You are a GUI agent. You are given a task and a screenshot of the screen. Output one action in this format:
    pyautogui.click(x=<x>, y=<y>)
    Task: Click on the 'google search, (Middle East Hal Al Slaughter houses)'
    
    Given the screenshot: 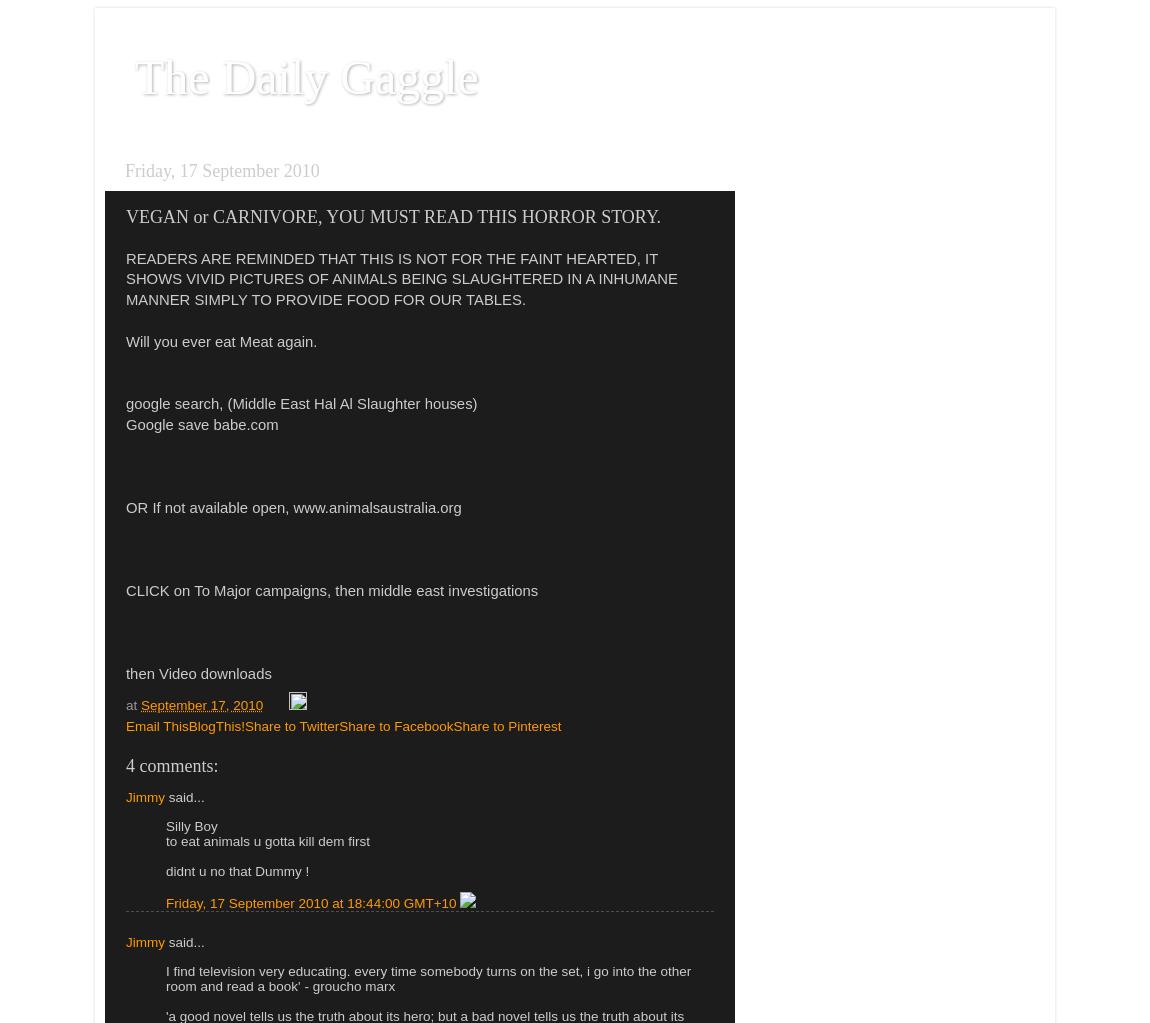 What is the action you would take?
    pyautogui.click(x=125, y=403)
    